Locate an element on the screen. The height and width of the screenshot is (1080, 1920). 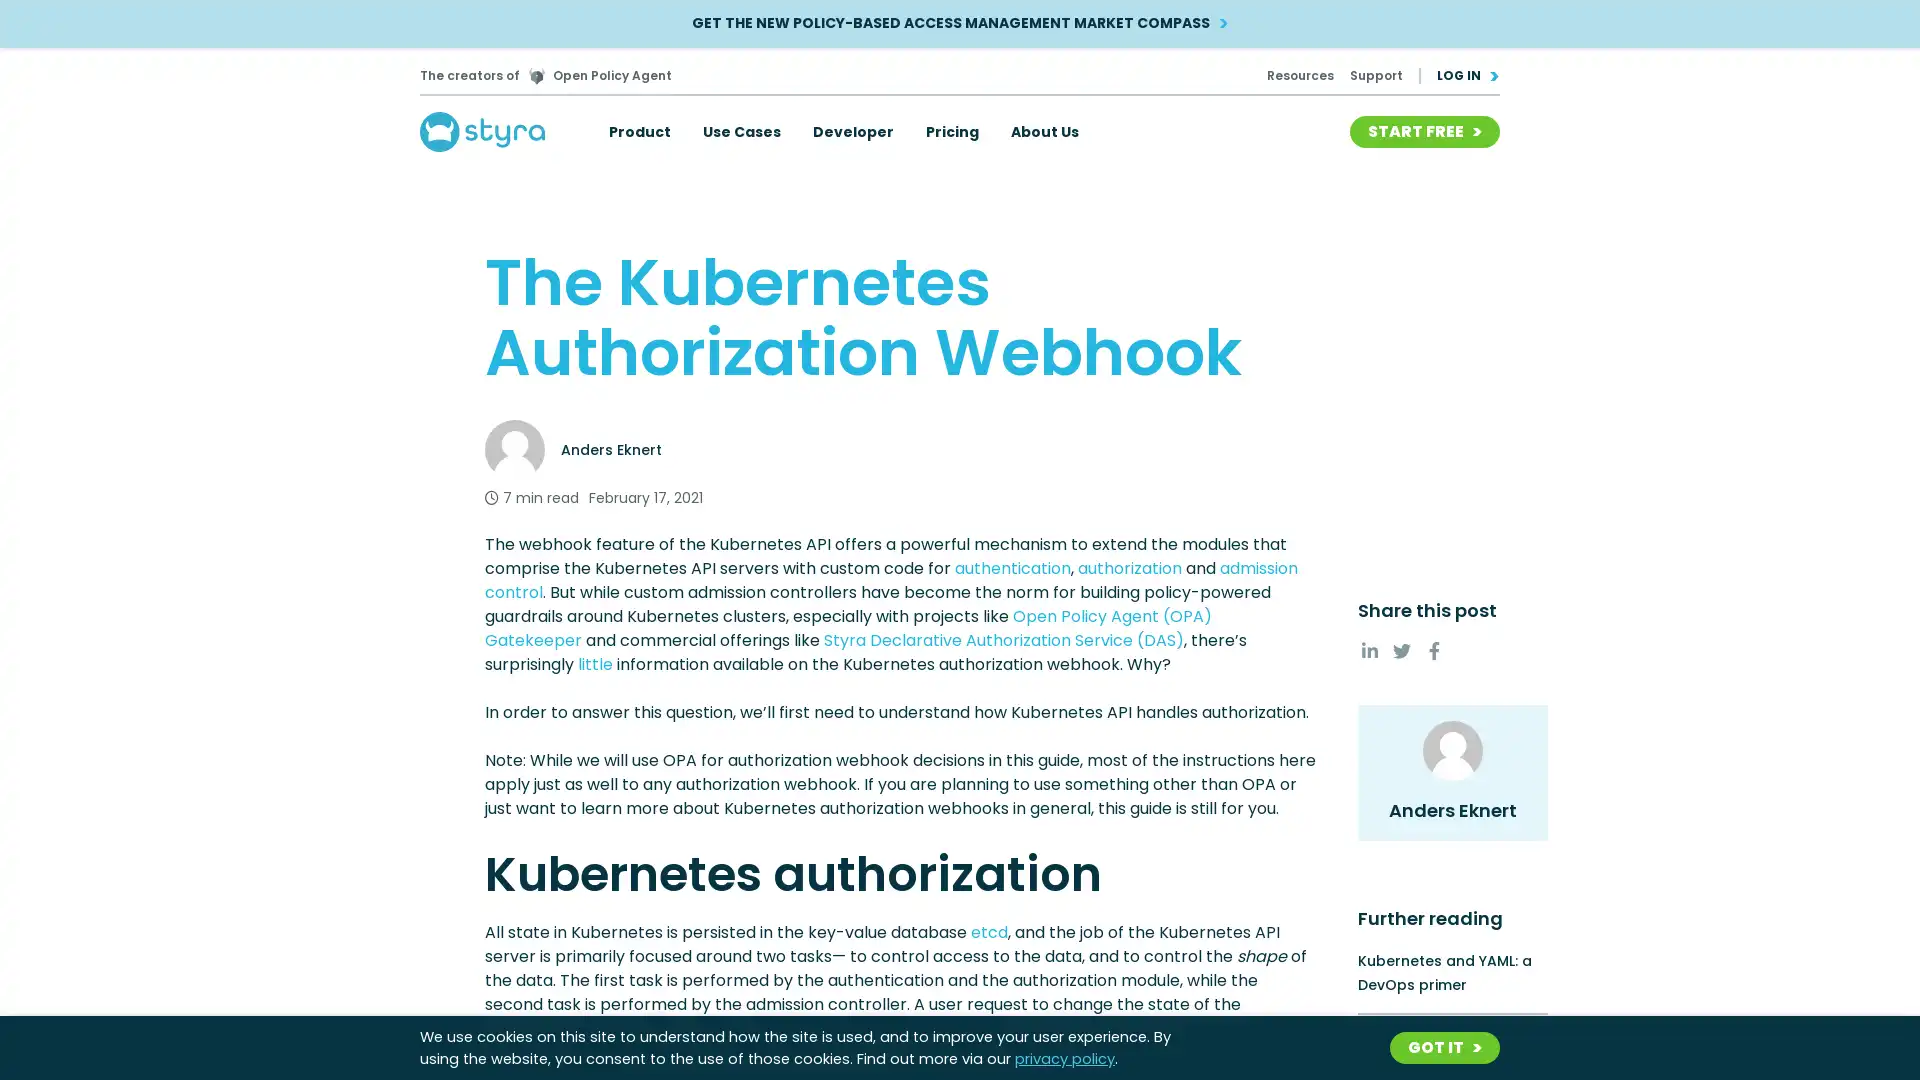
GOT IT > is located at coordinates (1444, 1047).